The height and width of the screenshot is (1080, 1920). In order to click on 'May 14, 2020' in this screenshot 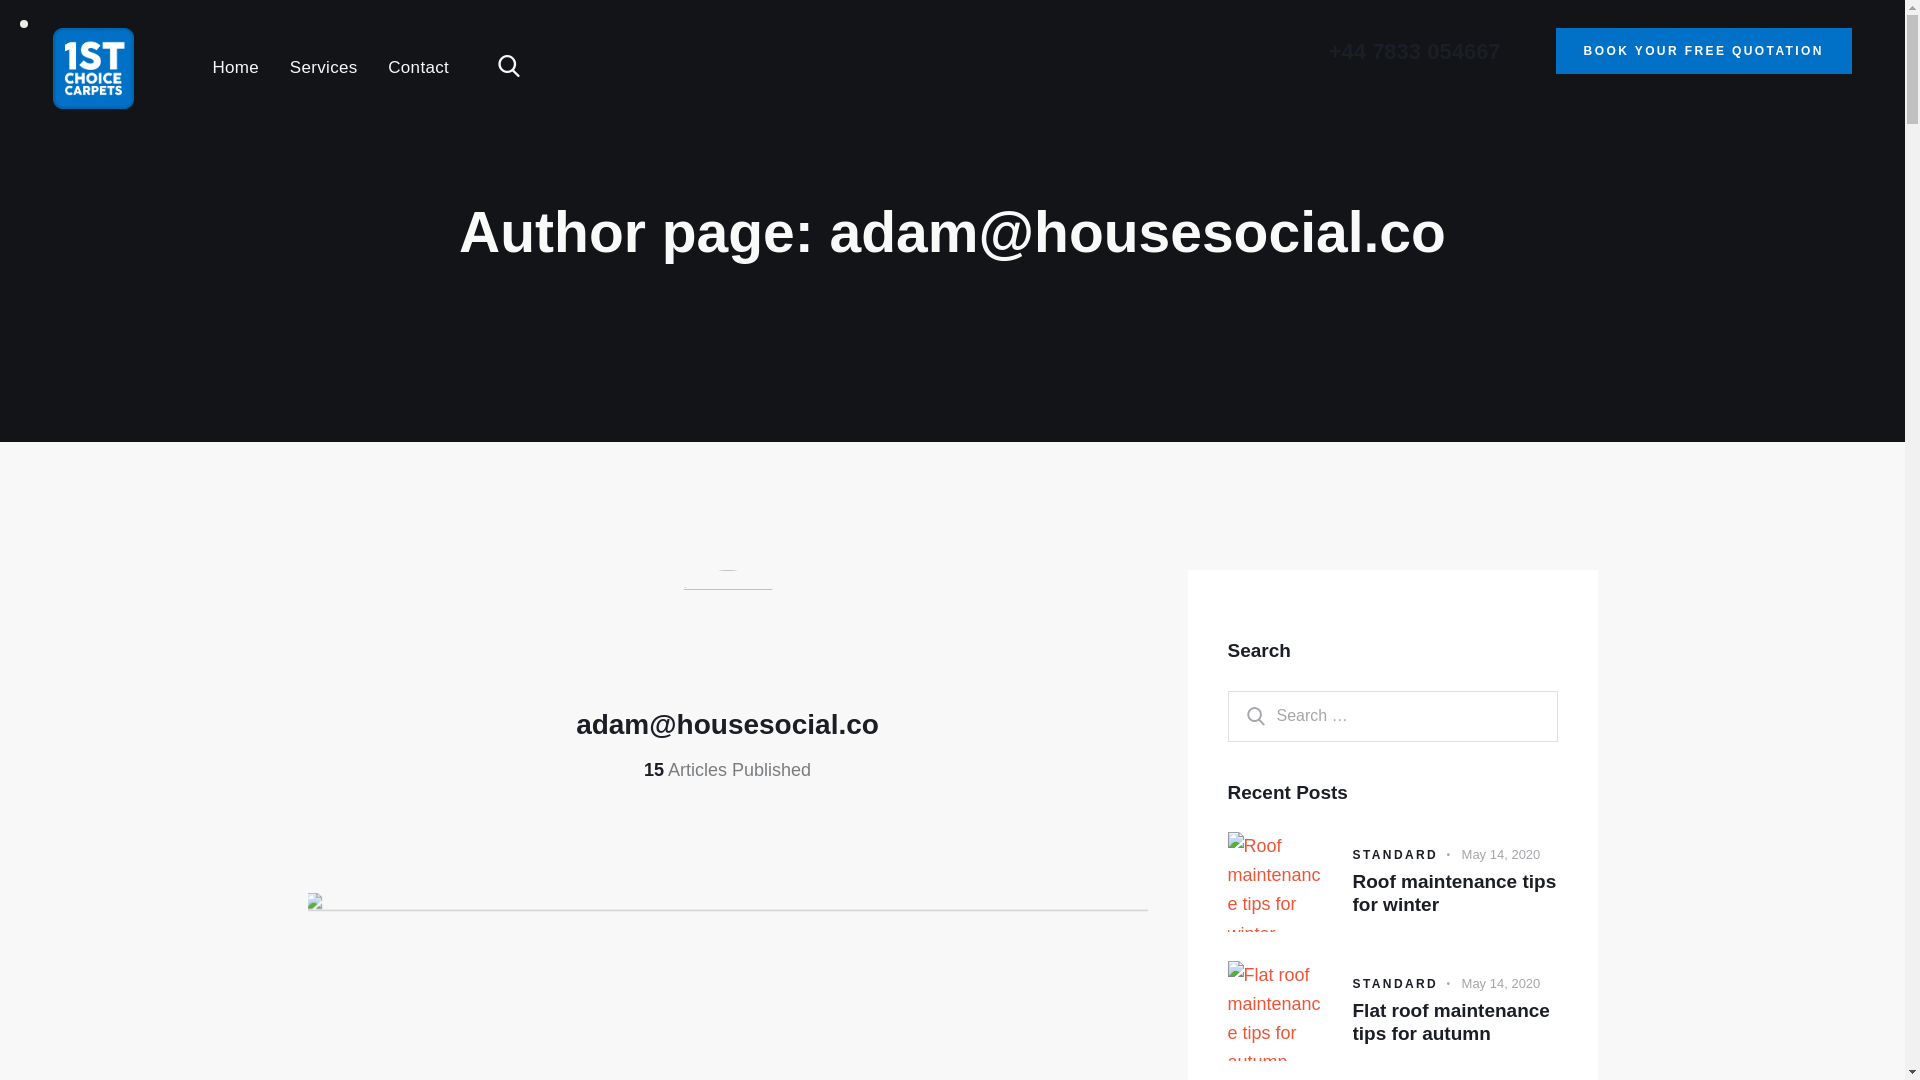, I will do `click(1501, 854)`.